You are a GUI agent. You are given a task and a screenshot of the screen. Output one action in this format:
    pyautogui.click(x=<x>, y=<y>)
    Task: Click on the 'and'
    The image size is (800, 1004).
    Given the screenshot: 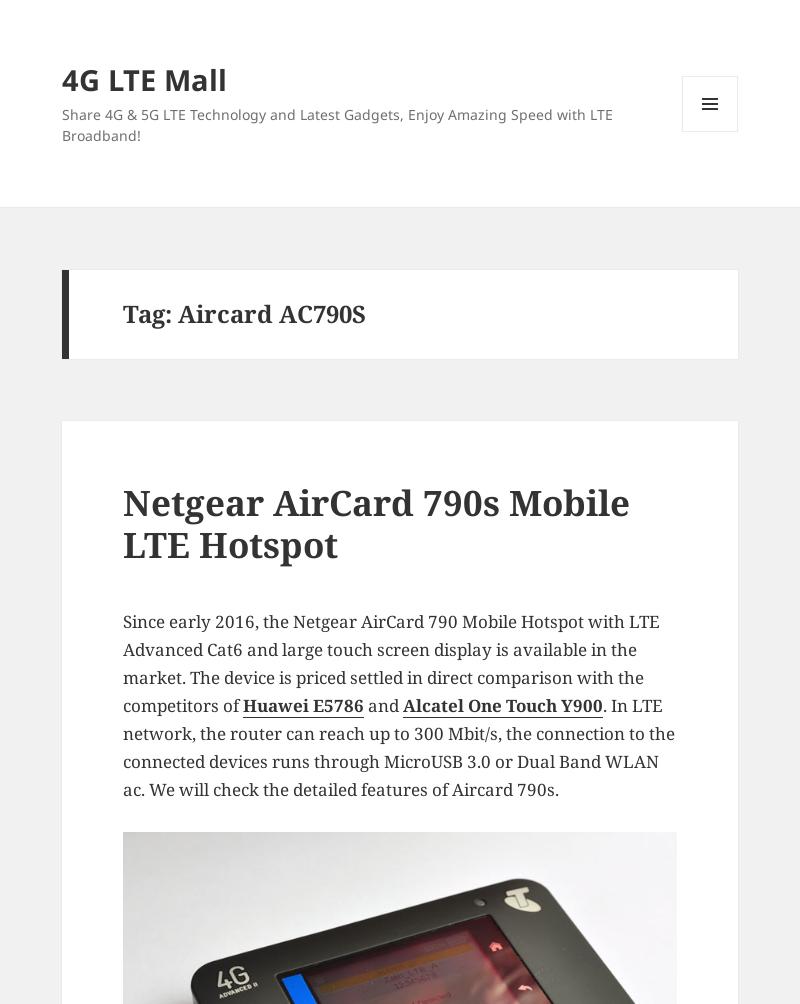 What is the action you would take?
    pyautogui.click(x=382, y=704)
    